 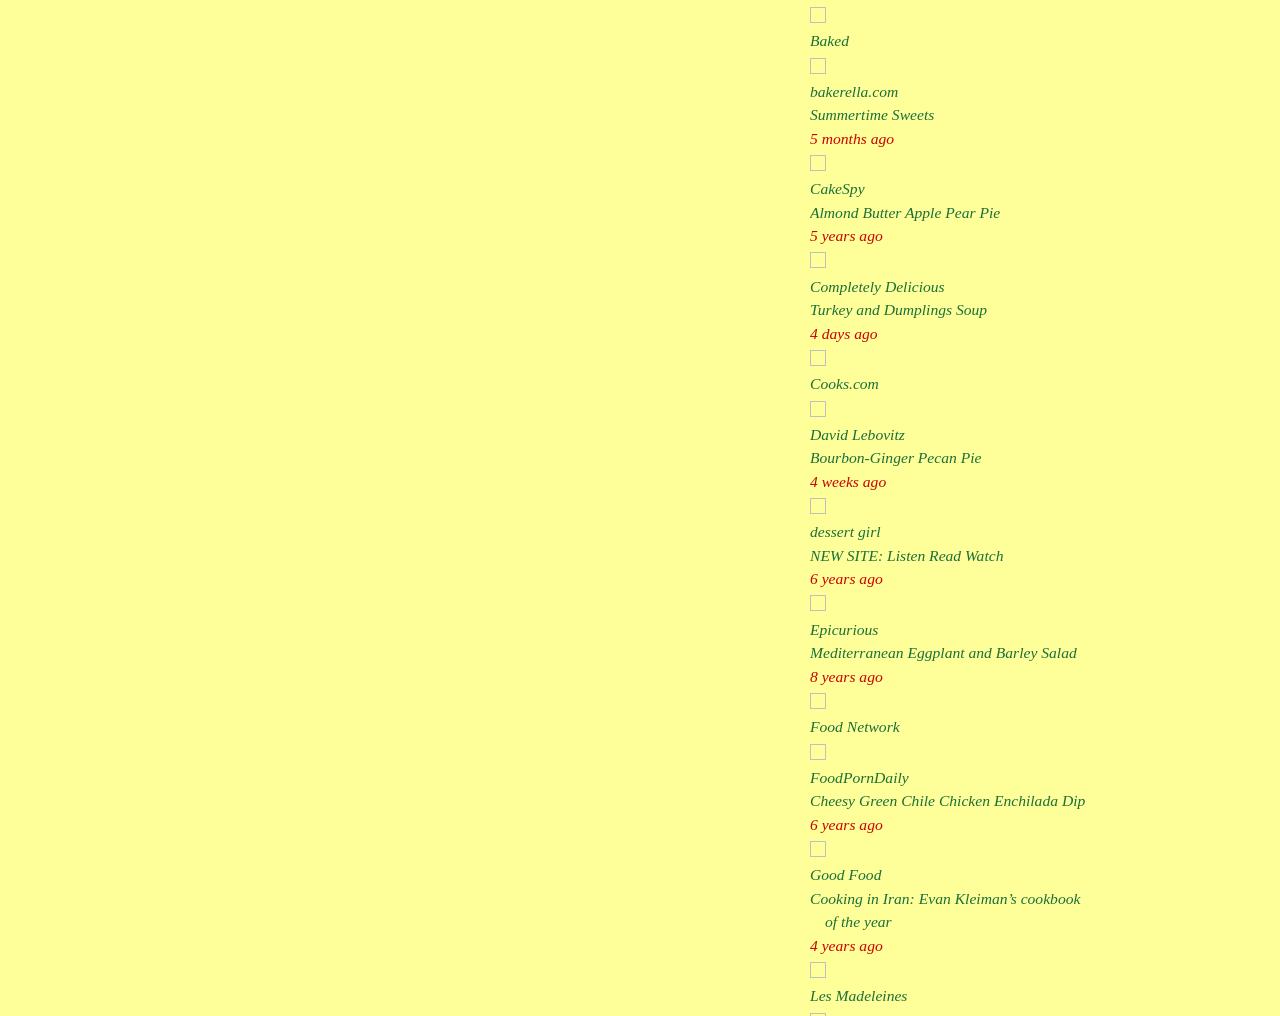 What do you see at coordinates (858, 995) in the screenshot?
I see `'Les Madeleines'` at bounding box center [858, 995].